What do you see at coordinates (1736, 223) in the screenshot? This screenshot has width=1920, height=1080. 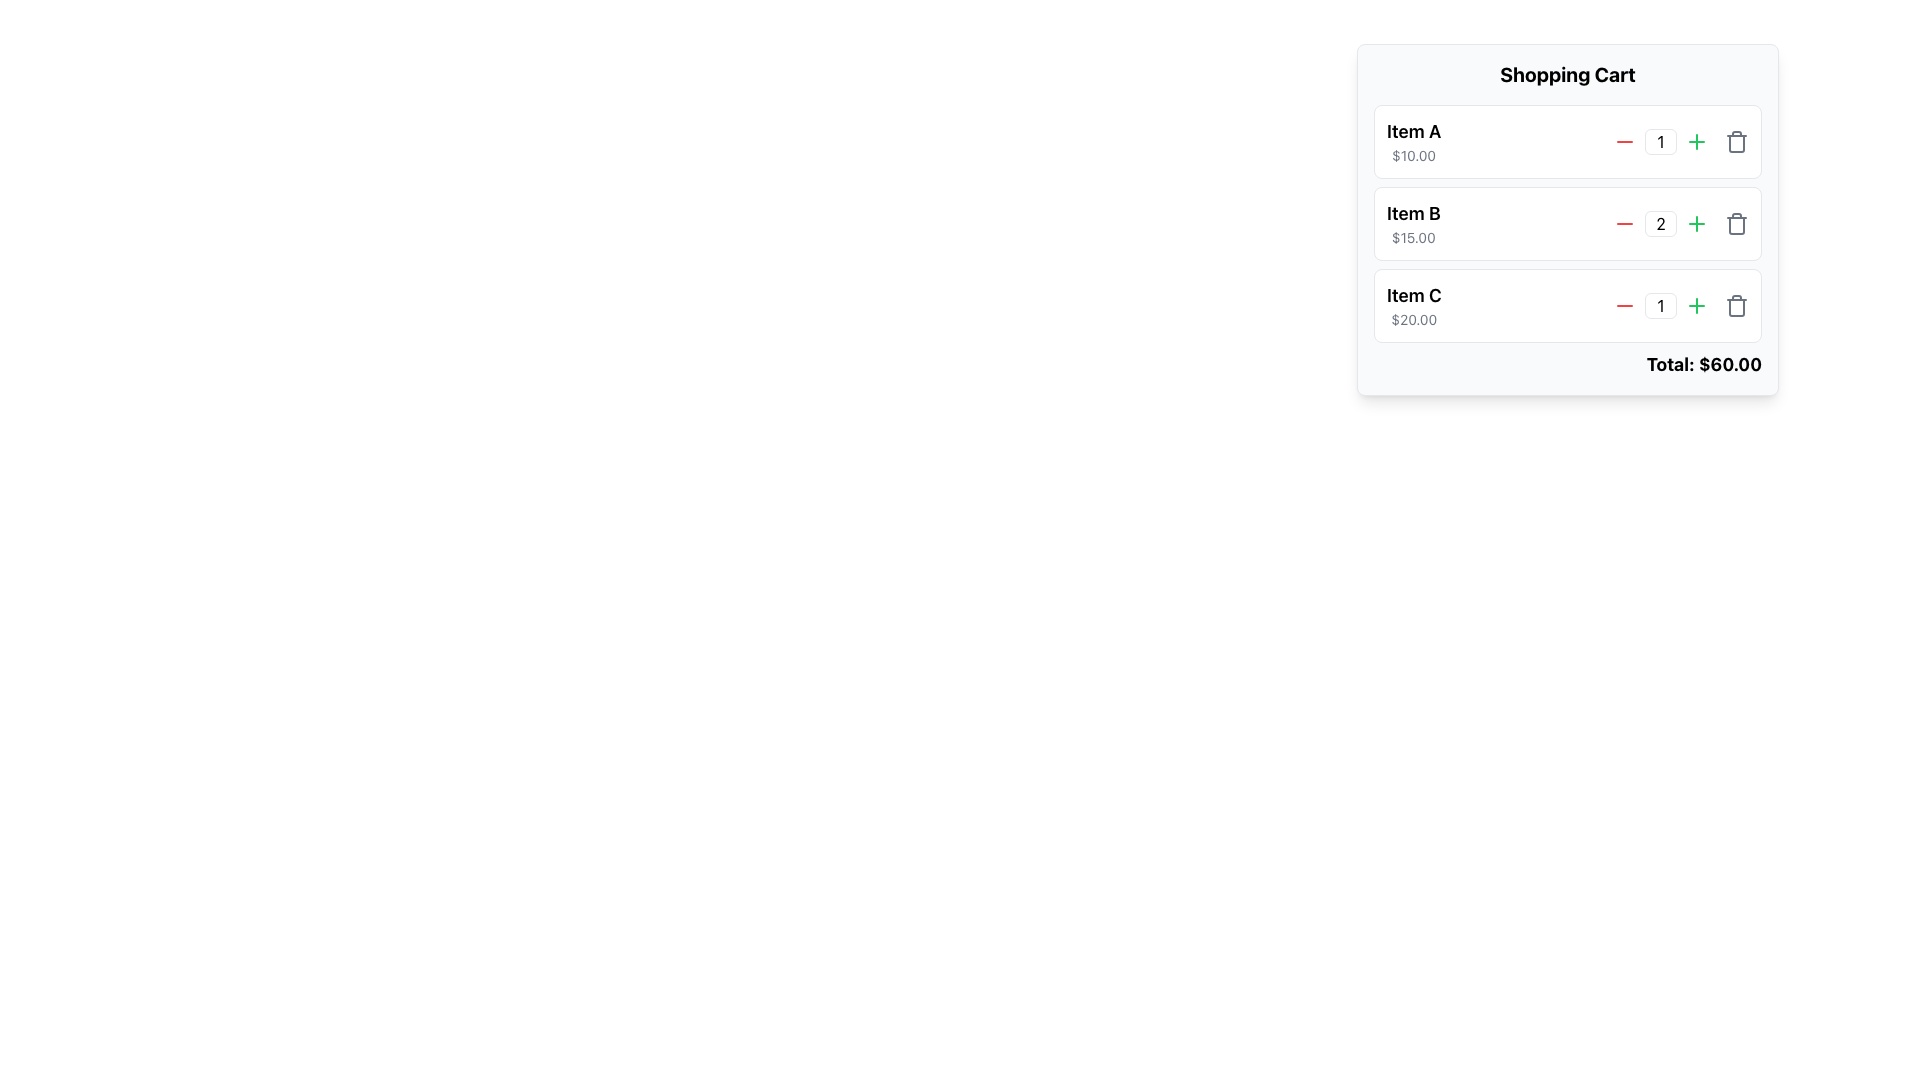 I see `the trash bin button located beside the numeric control for 'Item B' in the shopping cart` at bounding box center [1736, 223].